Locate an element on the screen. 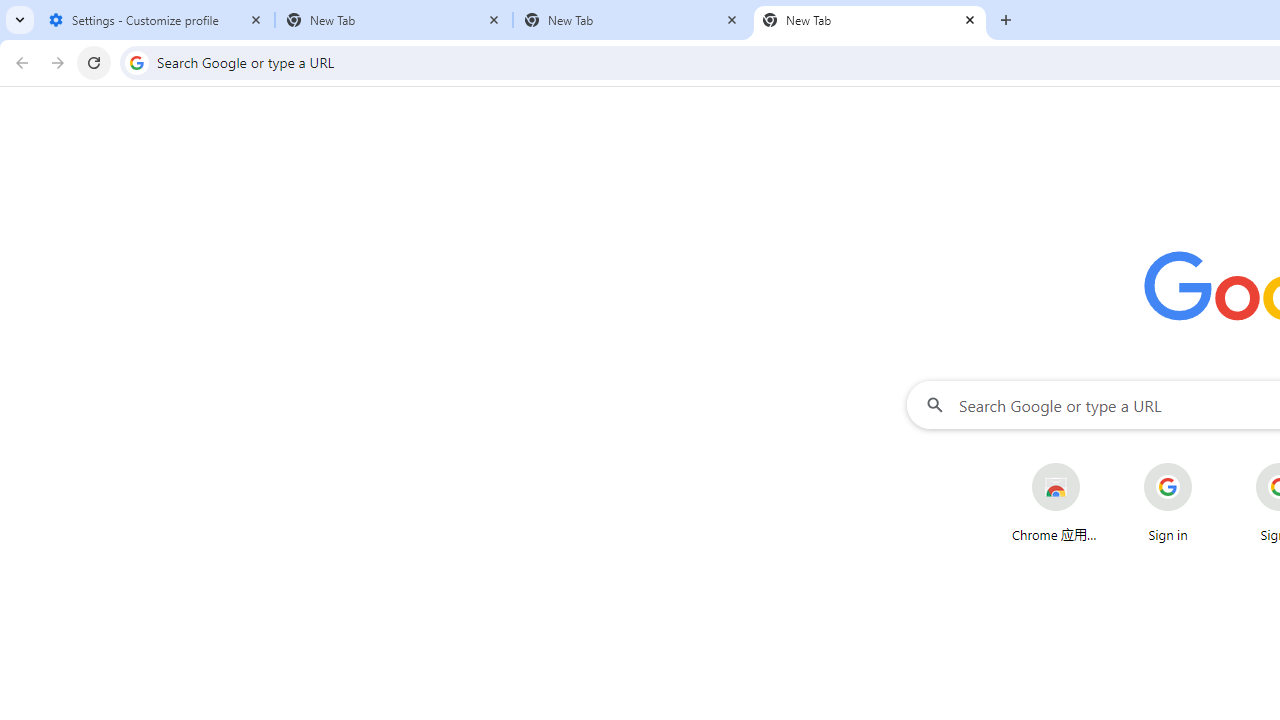 This screenshot has width=1280, height=720. 'Settings - Customize profile' is located at coordinates (155, 20).